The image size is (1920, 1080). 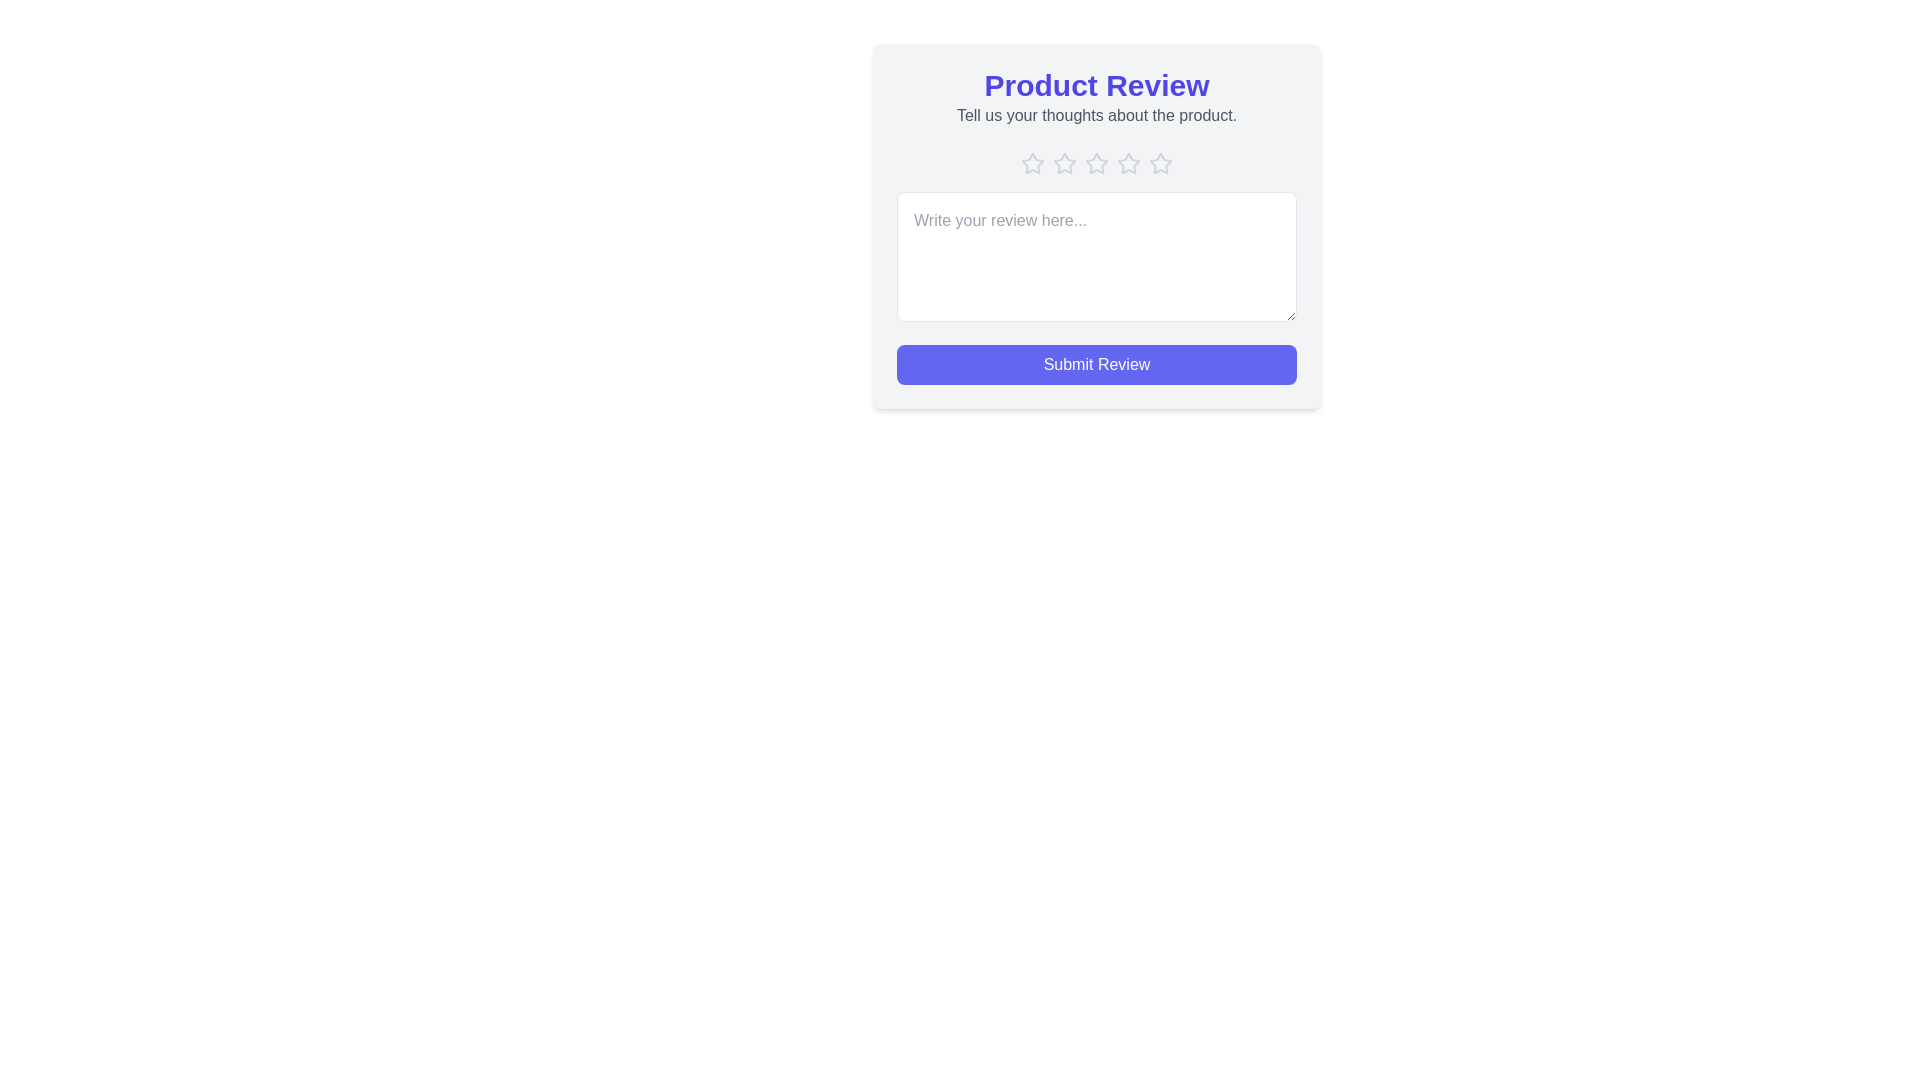 I want to click on the first star-shaped rating icon in the review panel, so click(x=1032, y=163).